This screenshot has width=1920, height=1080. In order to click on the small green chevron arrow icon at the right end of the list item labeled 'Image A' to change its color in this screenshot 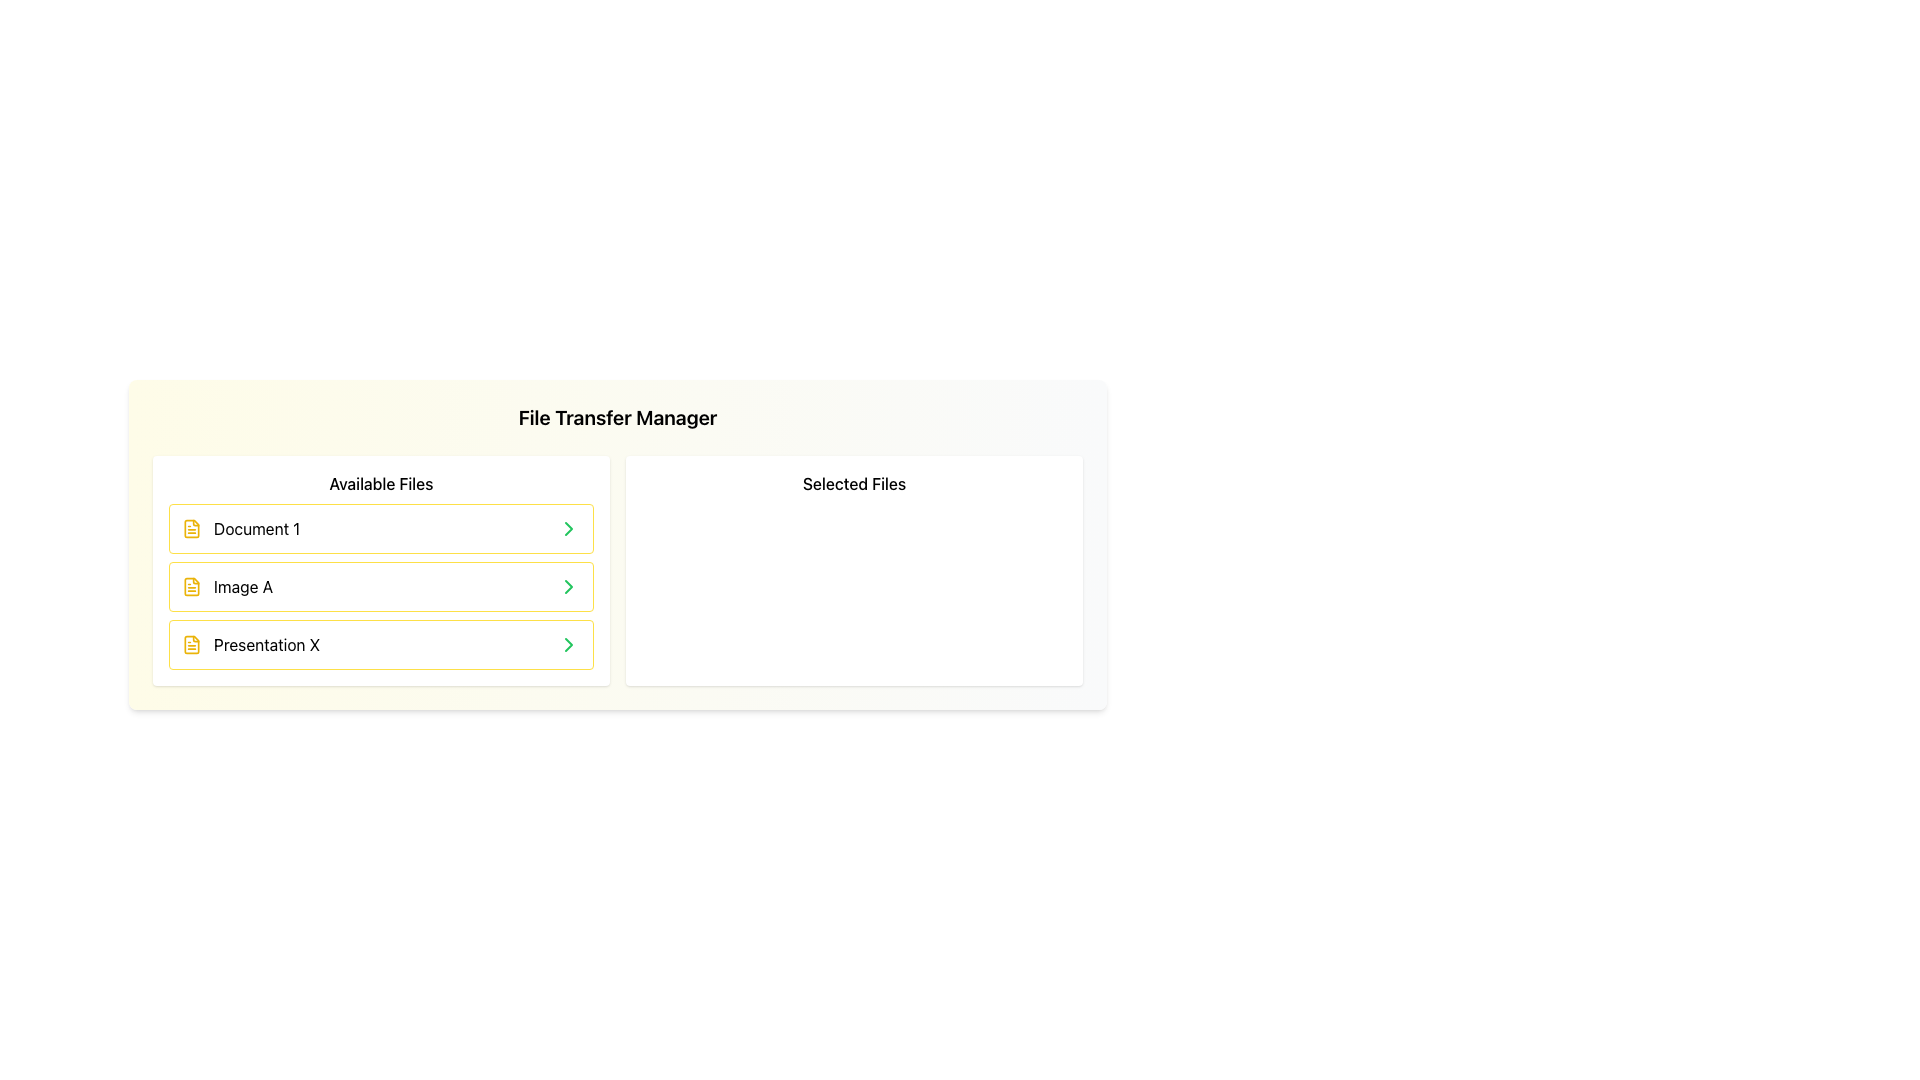, I will do `click(568, 585)`.